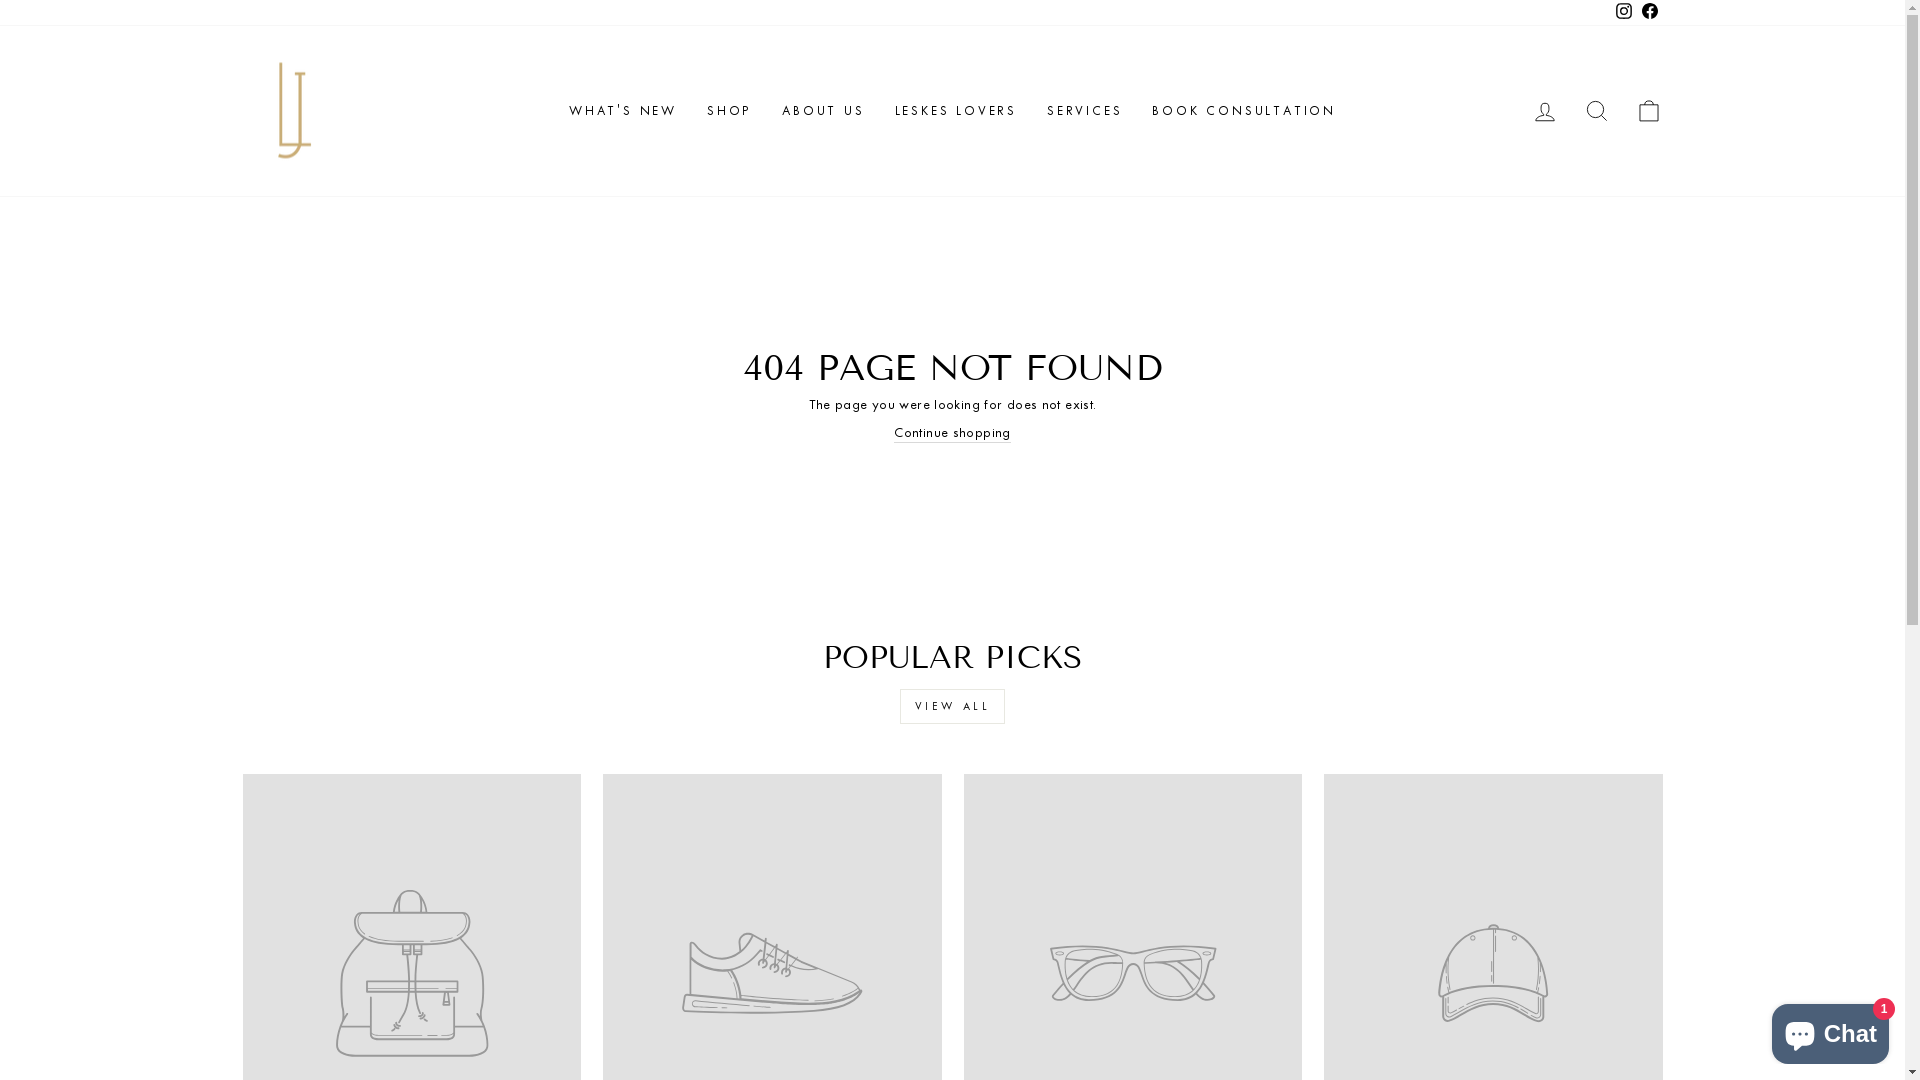 The image size is (1920, 1080). Describe the element at coordinates (1649, 12) in the screenshot. I see `'Facebook'` at that location.